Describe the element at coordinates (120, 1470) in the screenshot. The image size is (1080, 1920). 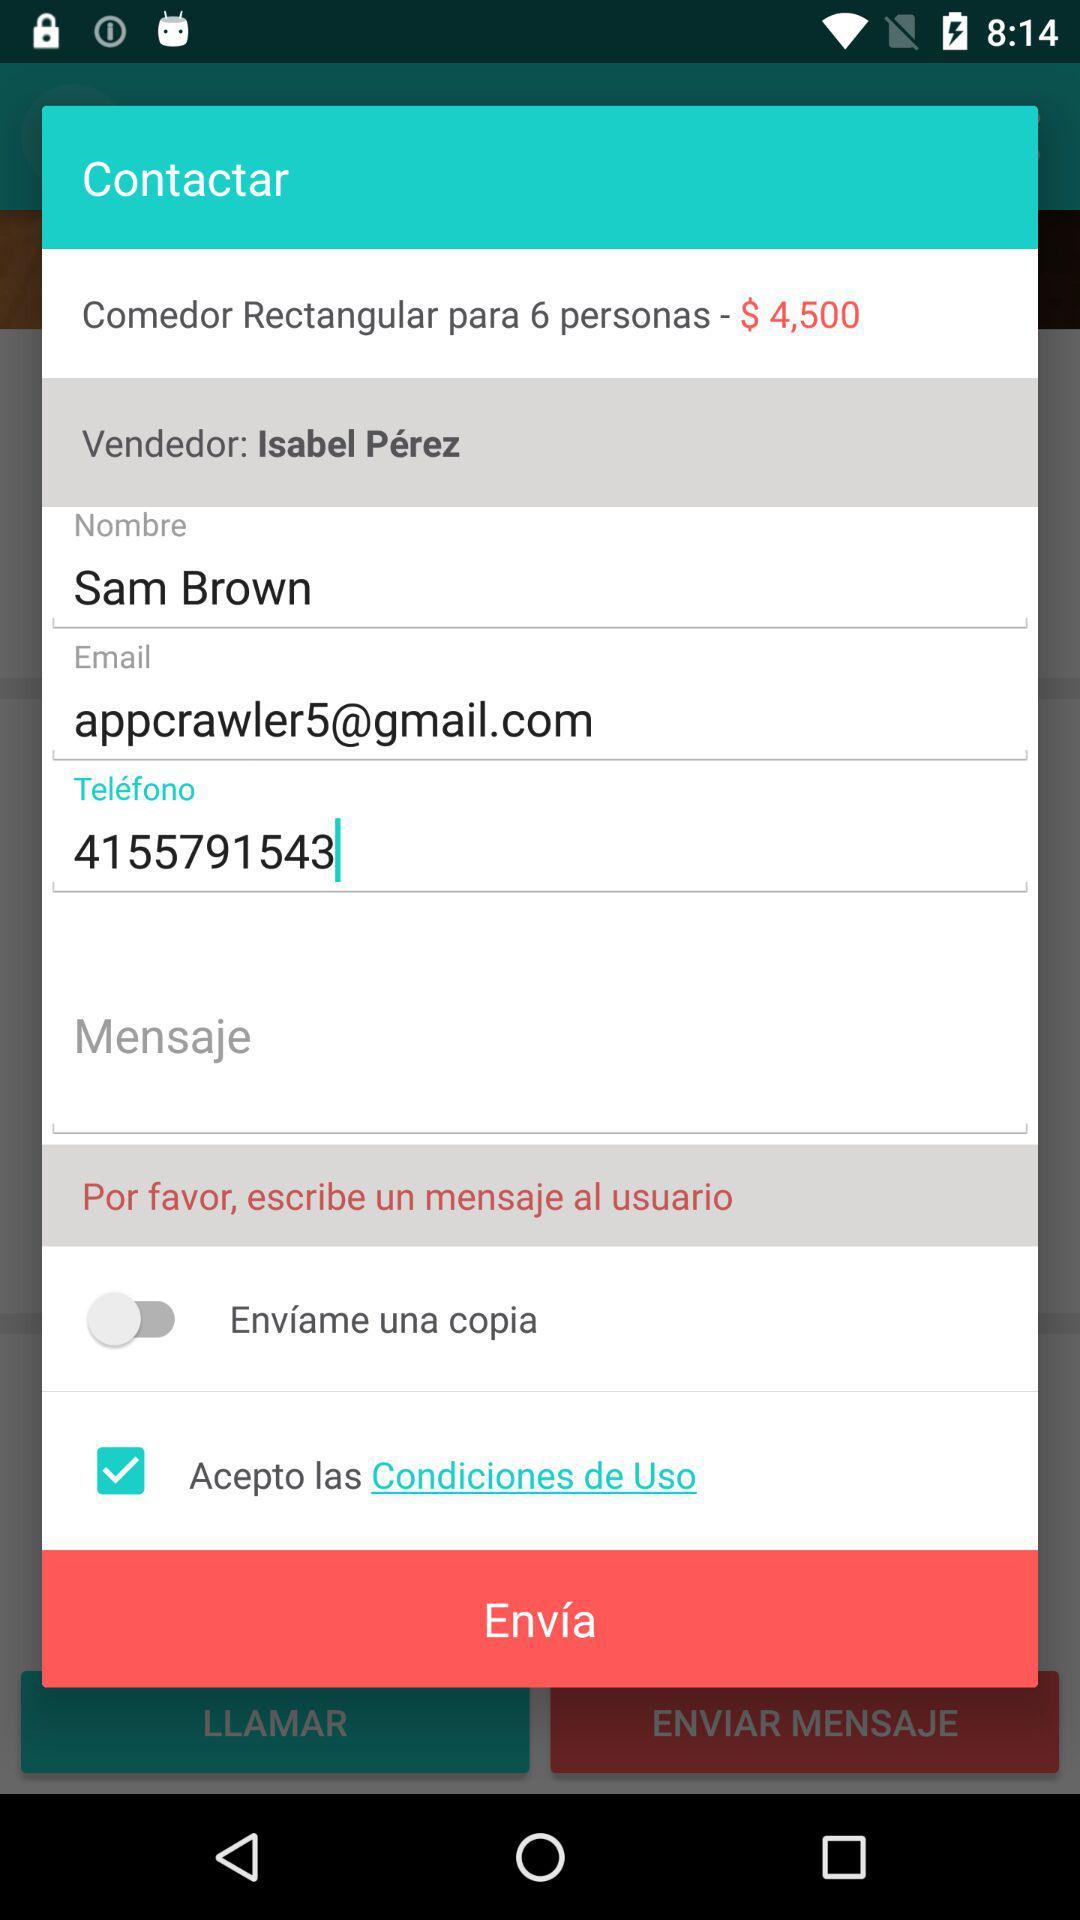
I see `accept terms of use` at that location.